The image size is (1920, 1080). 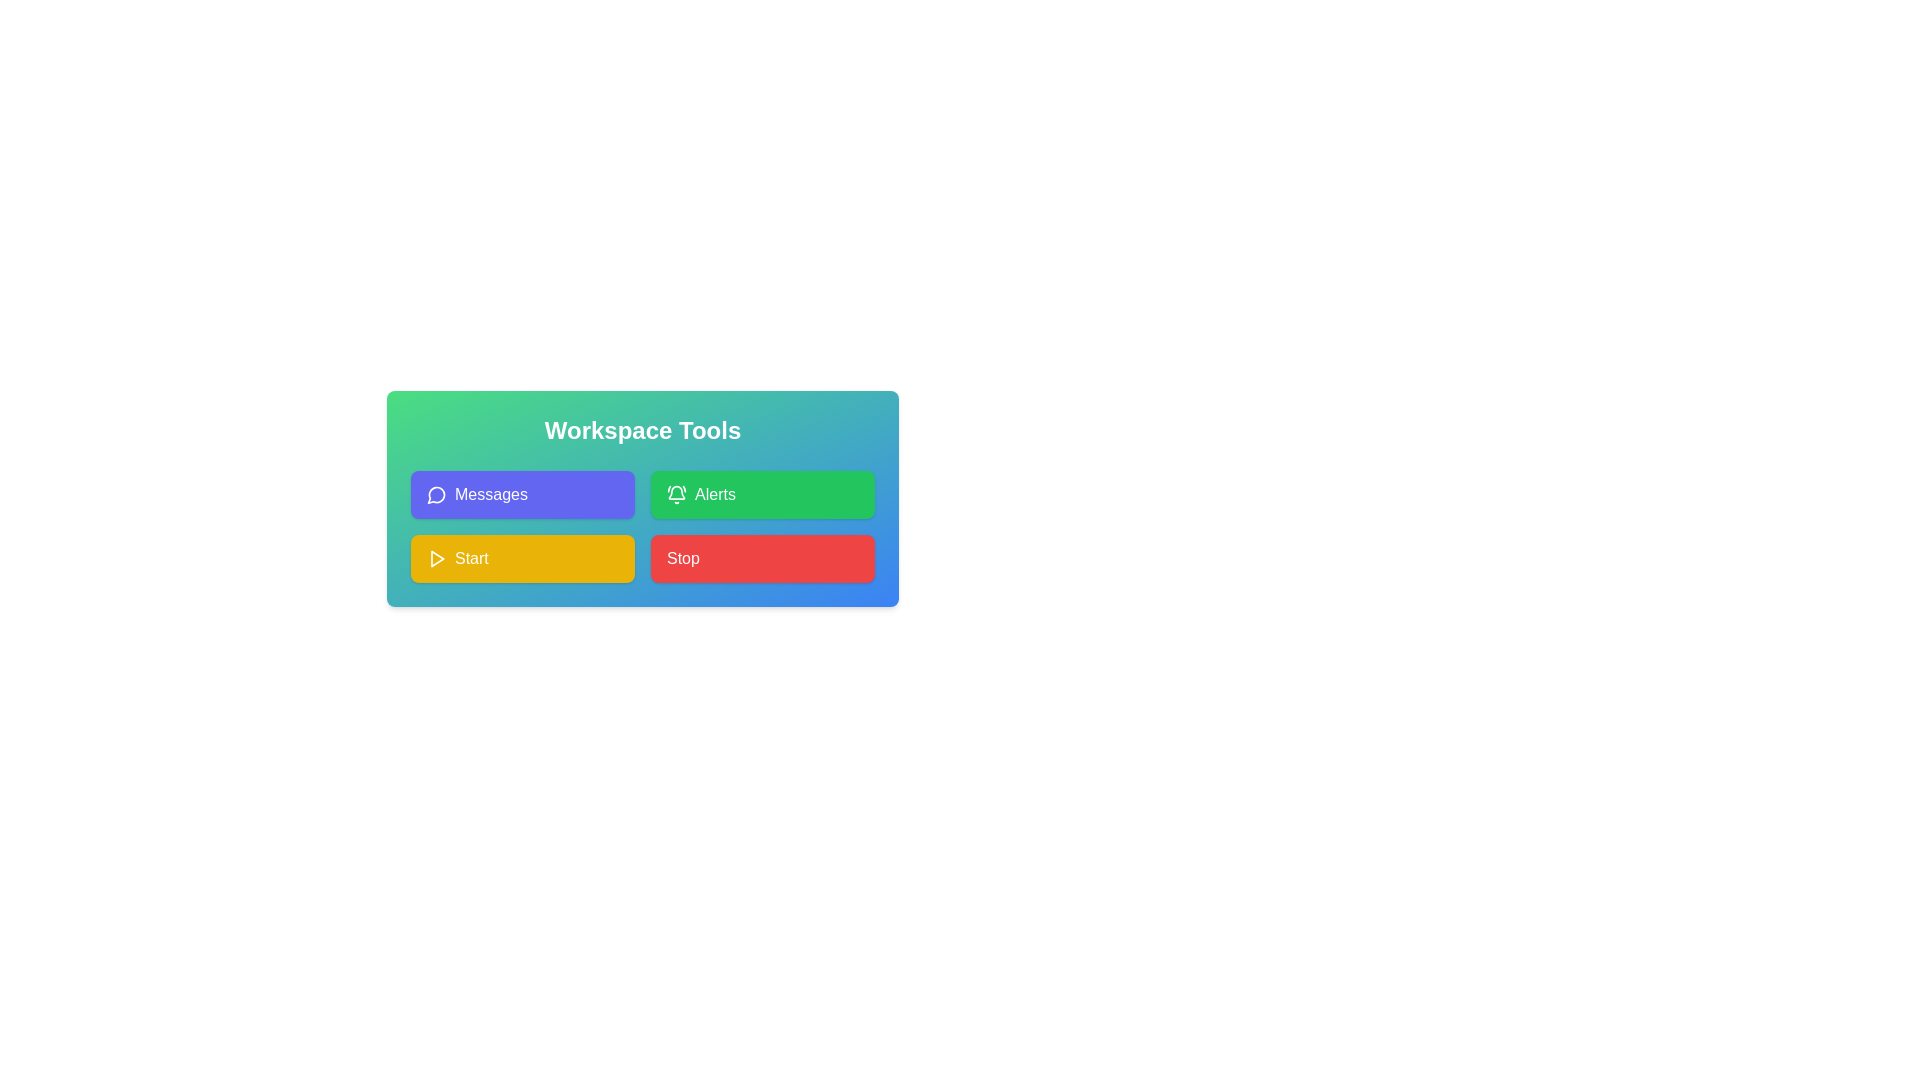 What do you see at coordinates (676, 494) in the screenshot?
I see `the bell icon, which is centrally located within the green button labeled 'Alerts'` at bounding box center [676, 494].